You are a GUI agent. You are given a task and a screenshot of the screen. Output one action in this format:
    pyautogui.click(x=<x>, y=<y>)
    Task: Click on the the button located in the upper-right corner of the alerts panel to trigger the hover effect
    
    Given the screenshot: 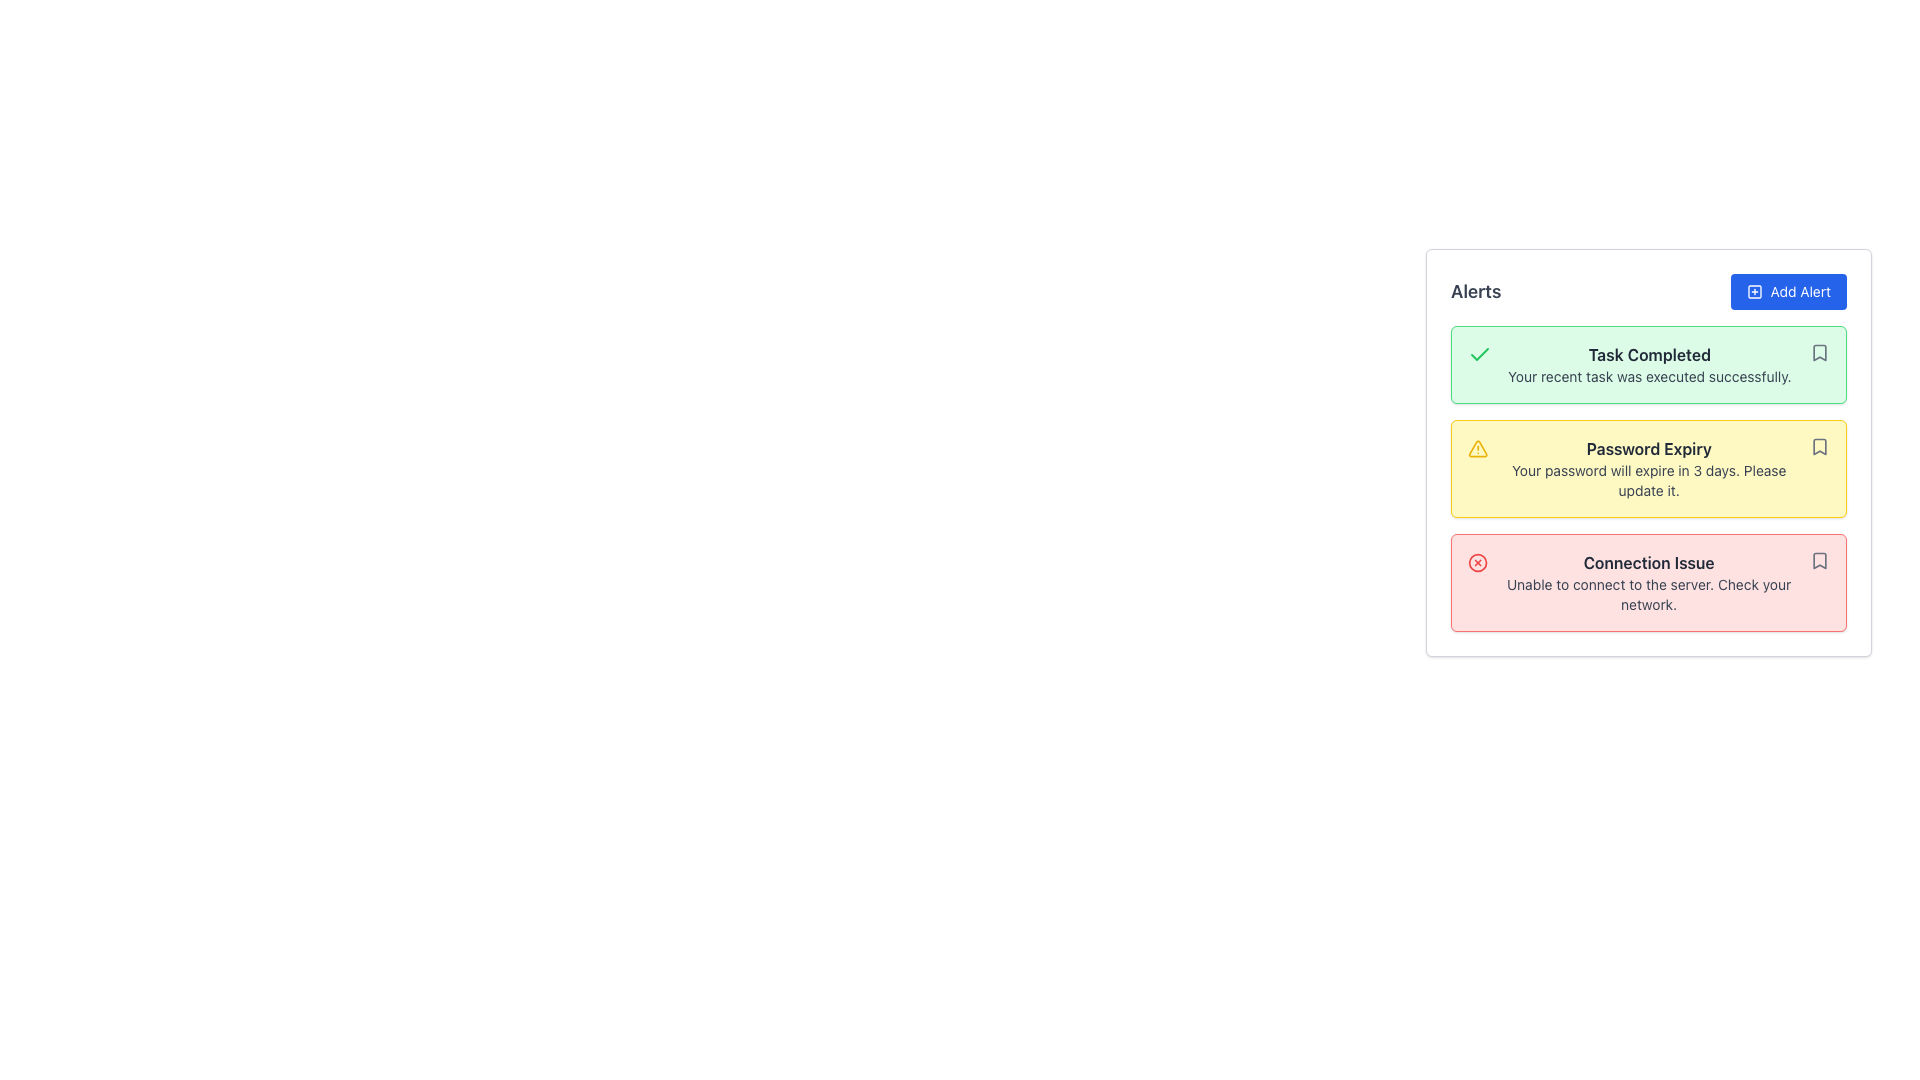 What is the action you would take?
    pyautogui.click(x=1788, y=292)
    